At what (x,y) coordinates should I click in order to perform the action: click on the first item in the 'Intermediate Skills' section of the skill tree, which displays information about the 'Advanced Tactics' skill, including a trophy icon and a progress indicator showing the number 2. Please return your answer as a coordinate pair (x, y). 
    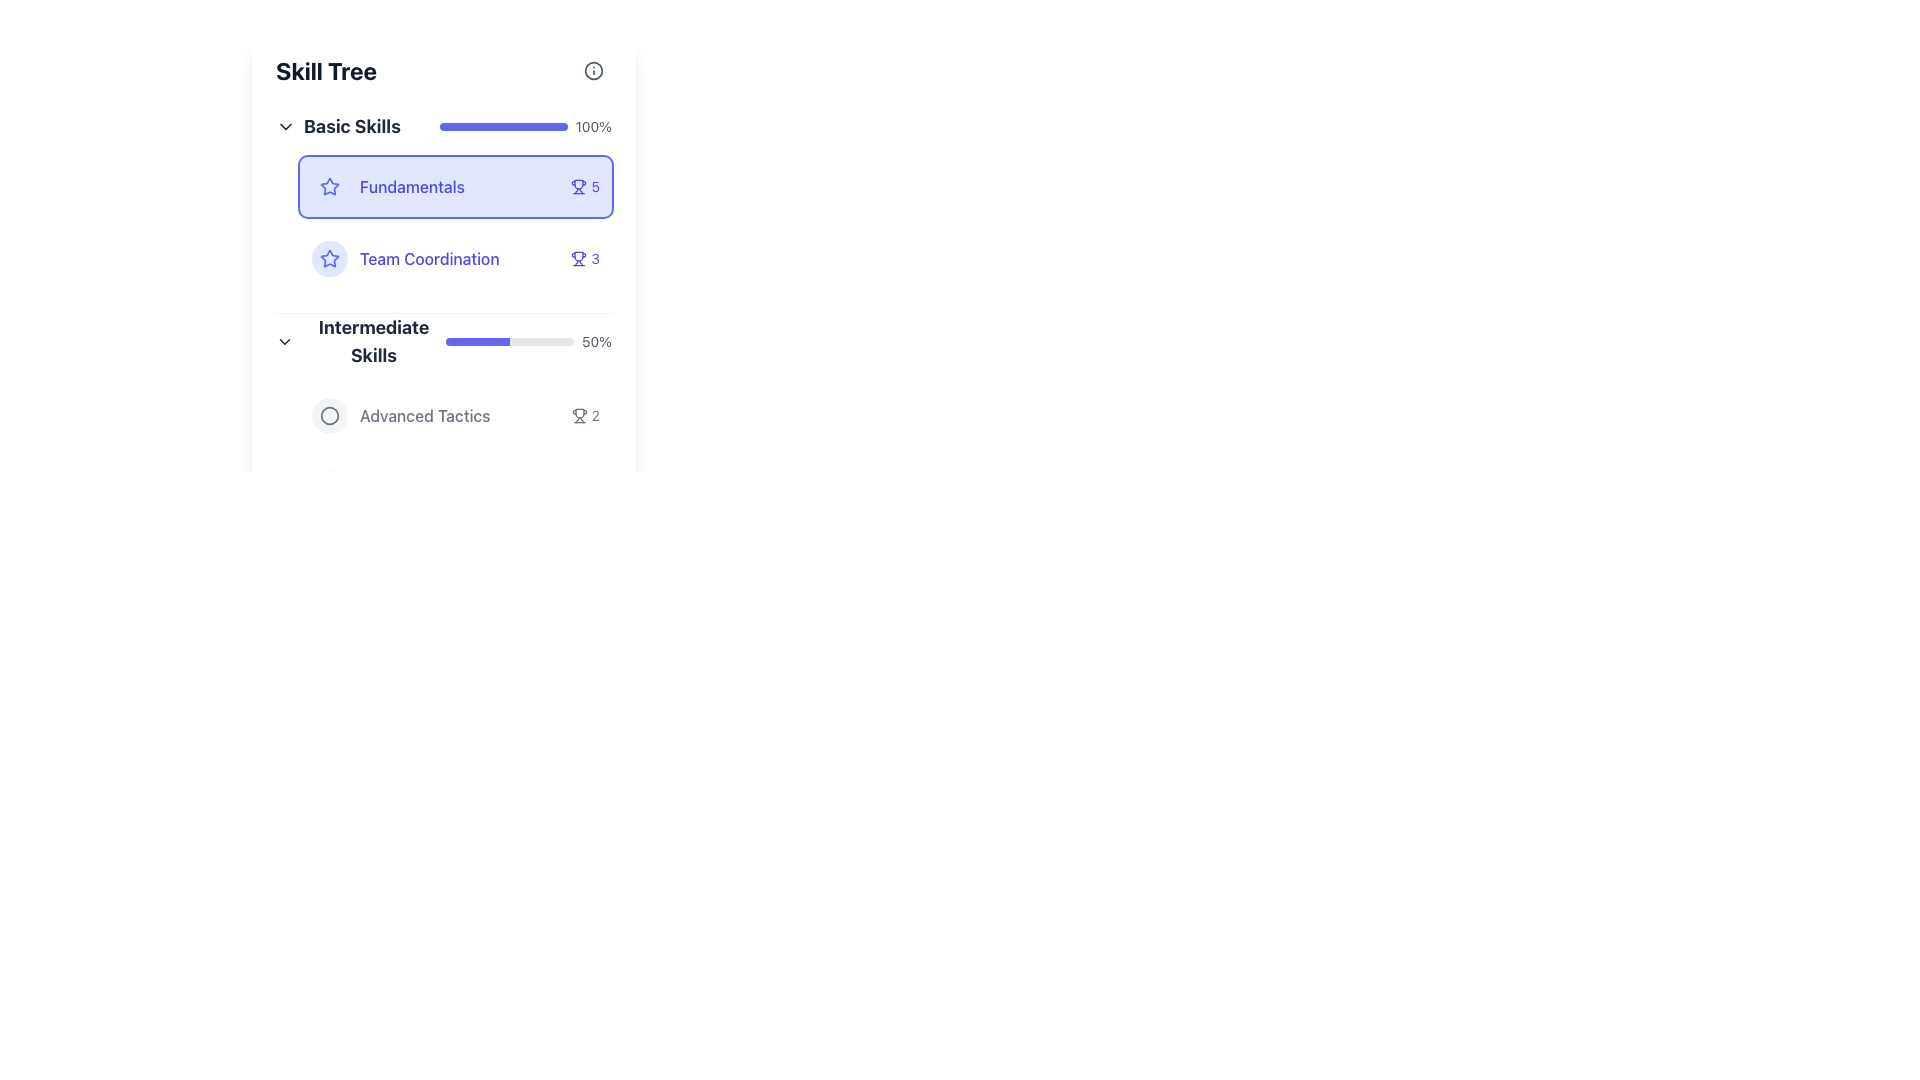
    Looking at the image, I should click on (455, 415).